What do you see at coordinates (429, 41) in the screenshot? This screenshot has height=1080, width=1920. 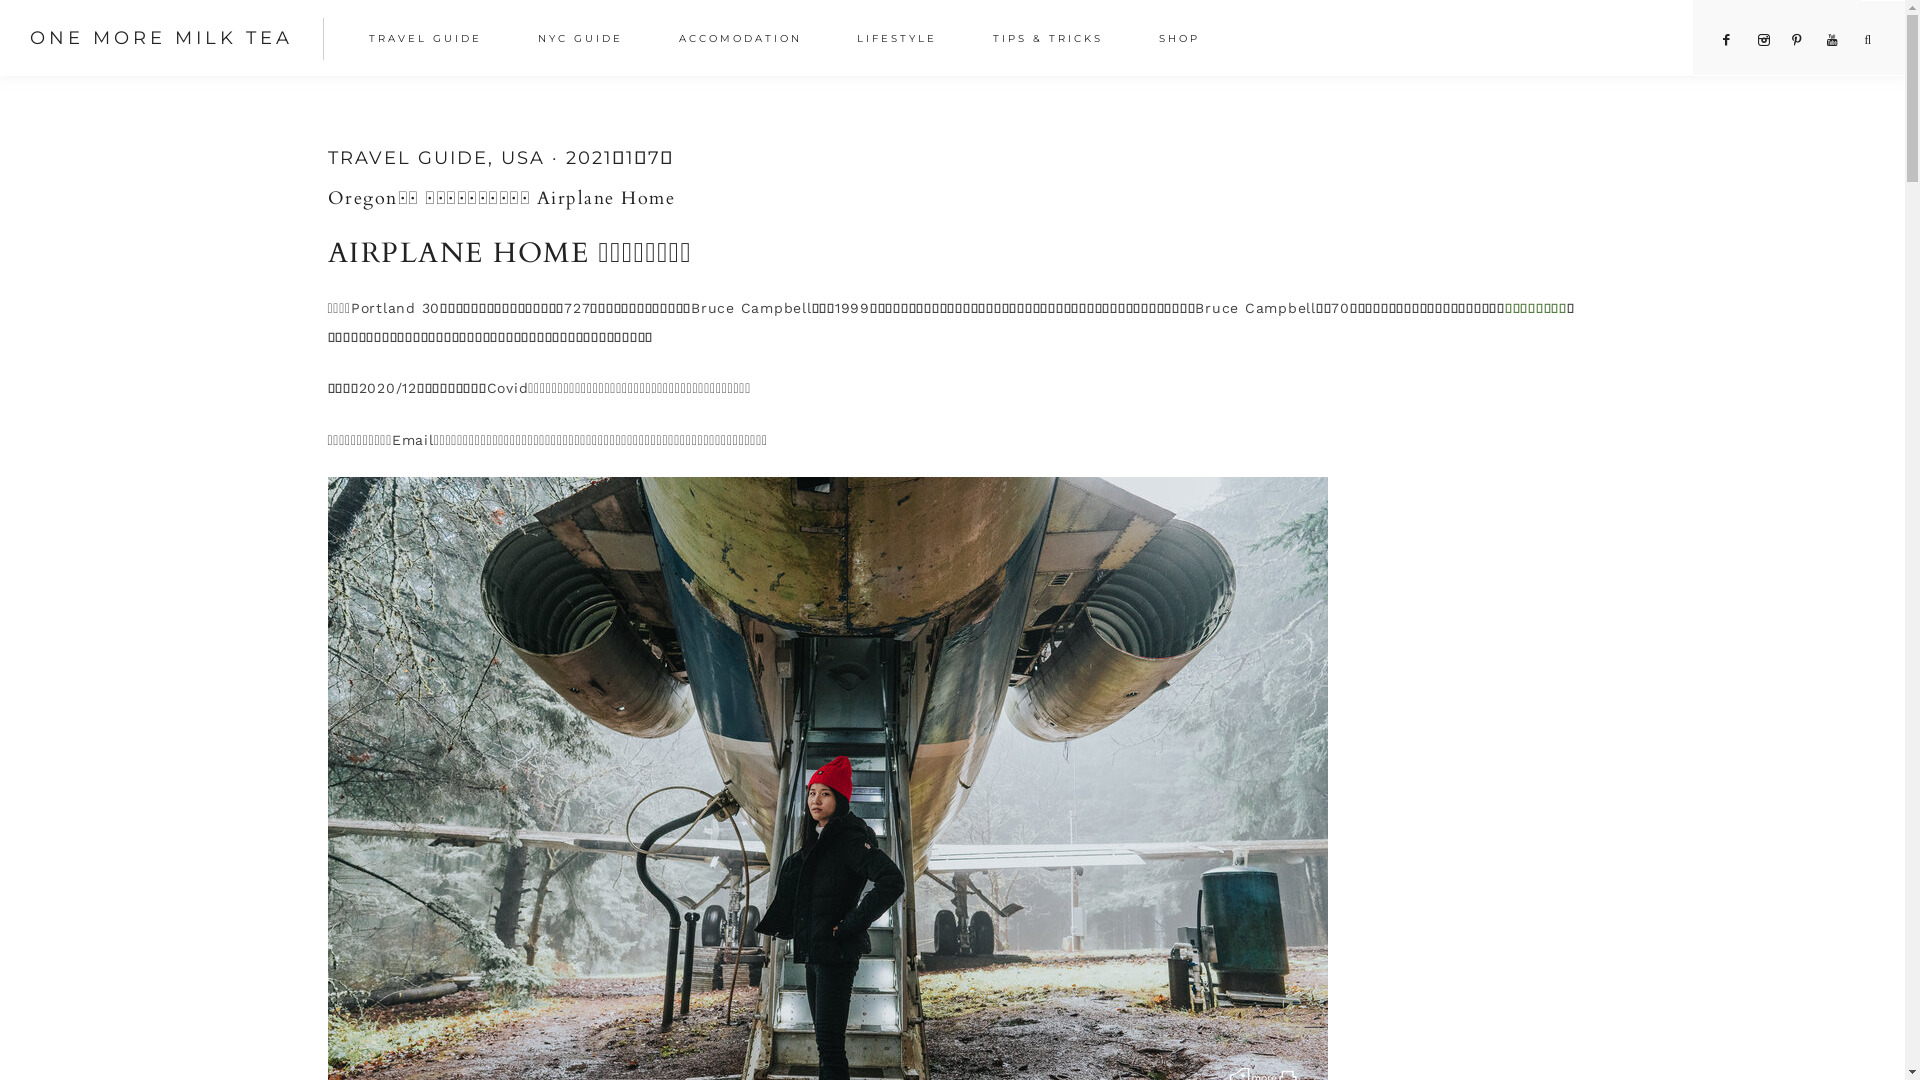 I see `'TRAVEL GUIDE'` at bounding box center [429, 41].